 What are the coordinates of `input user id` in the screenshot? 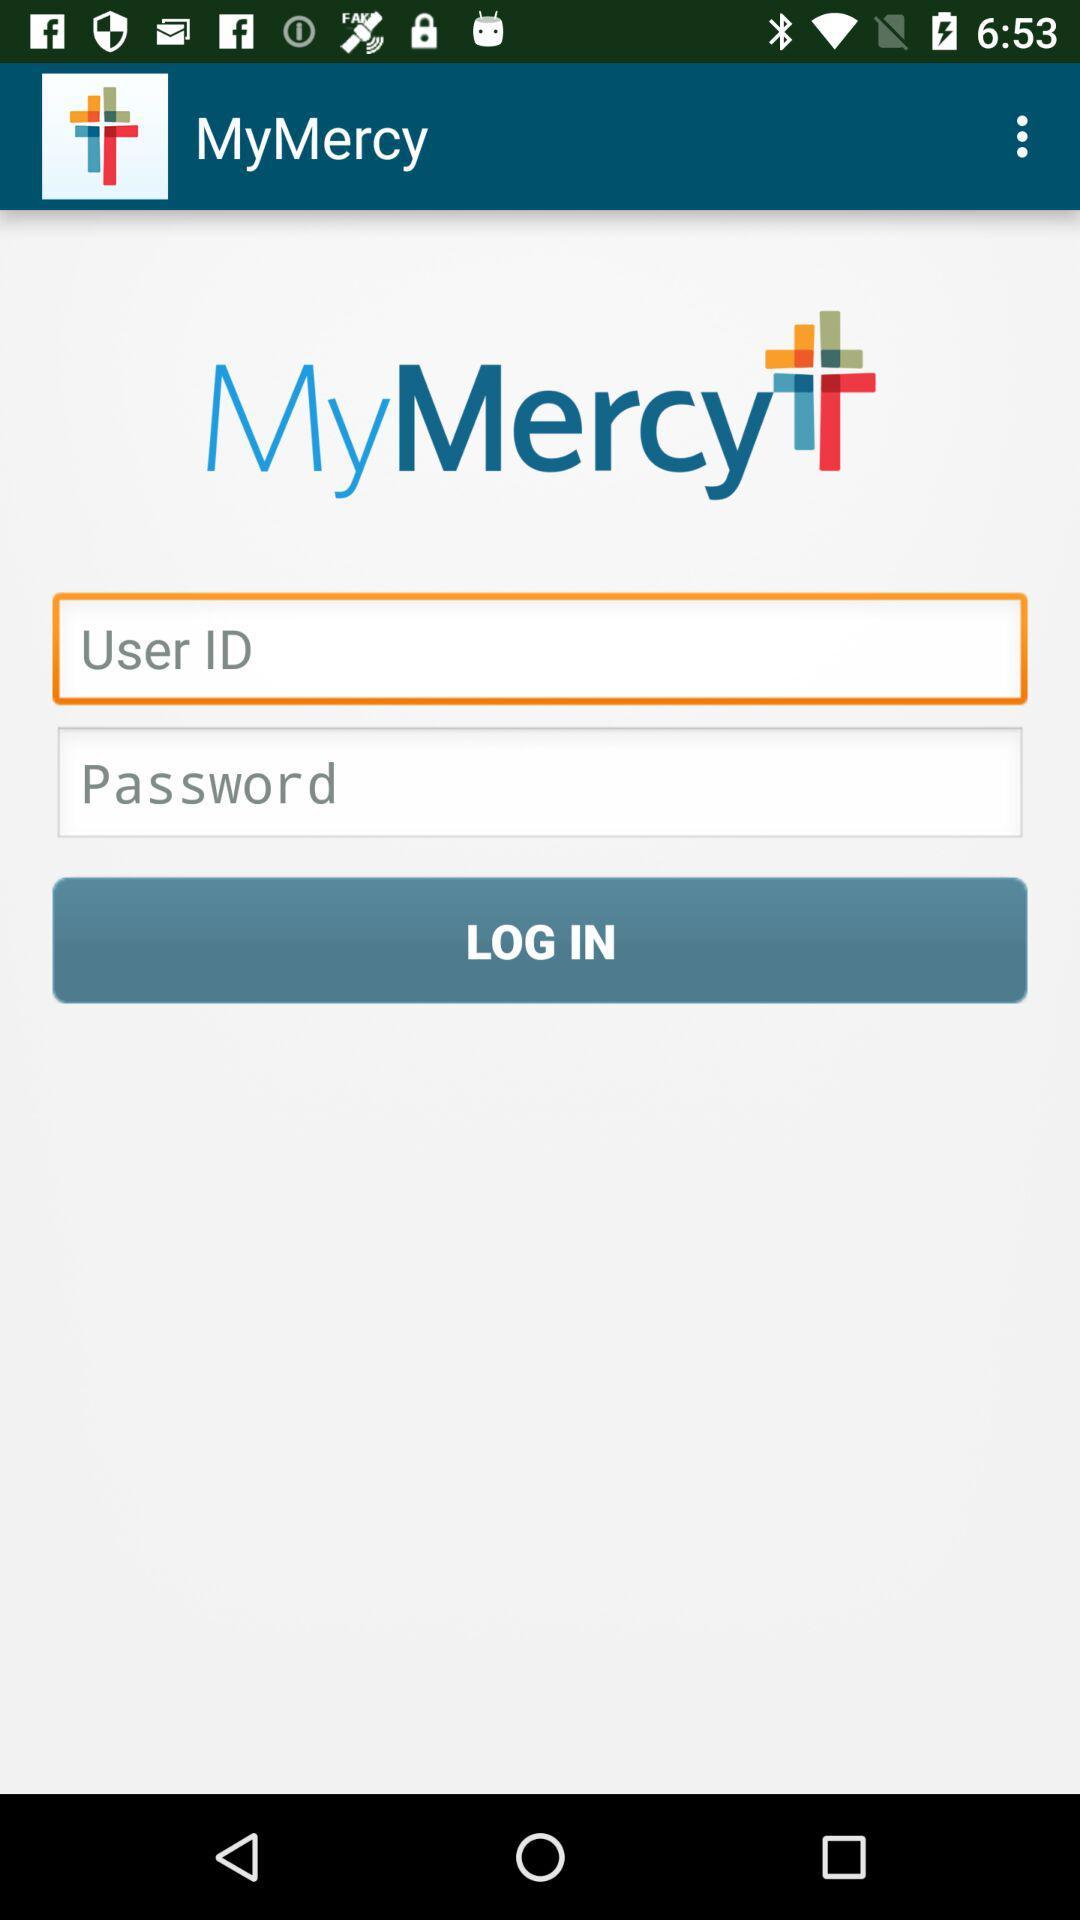 It's located at (540, 653).